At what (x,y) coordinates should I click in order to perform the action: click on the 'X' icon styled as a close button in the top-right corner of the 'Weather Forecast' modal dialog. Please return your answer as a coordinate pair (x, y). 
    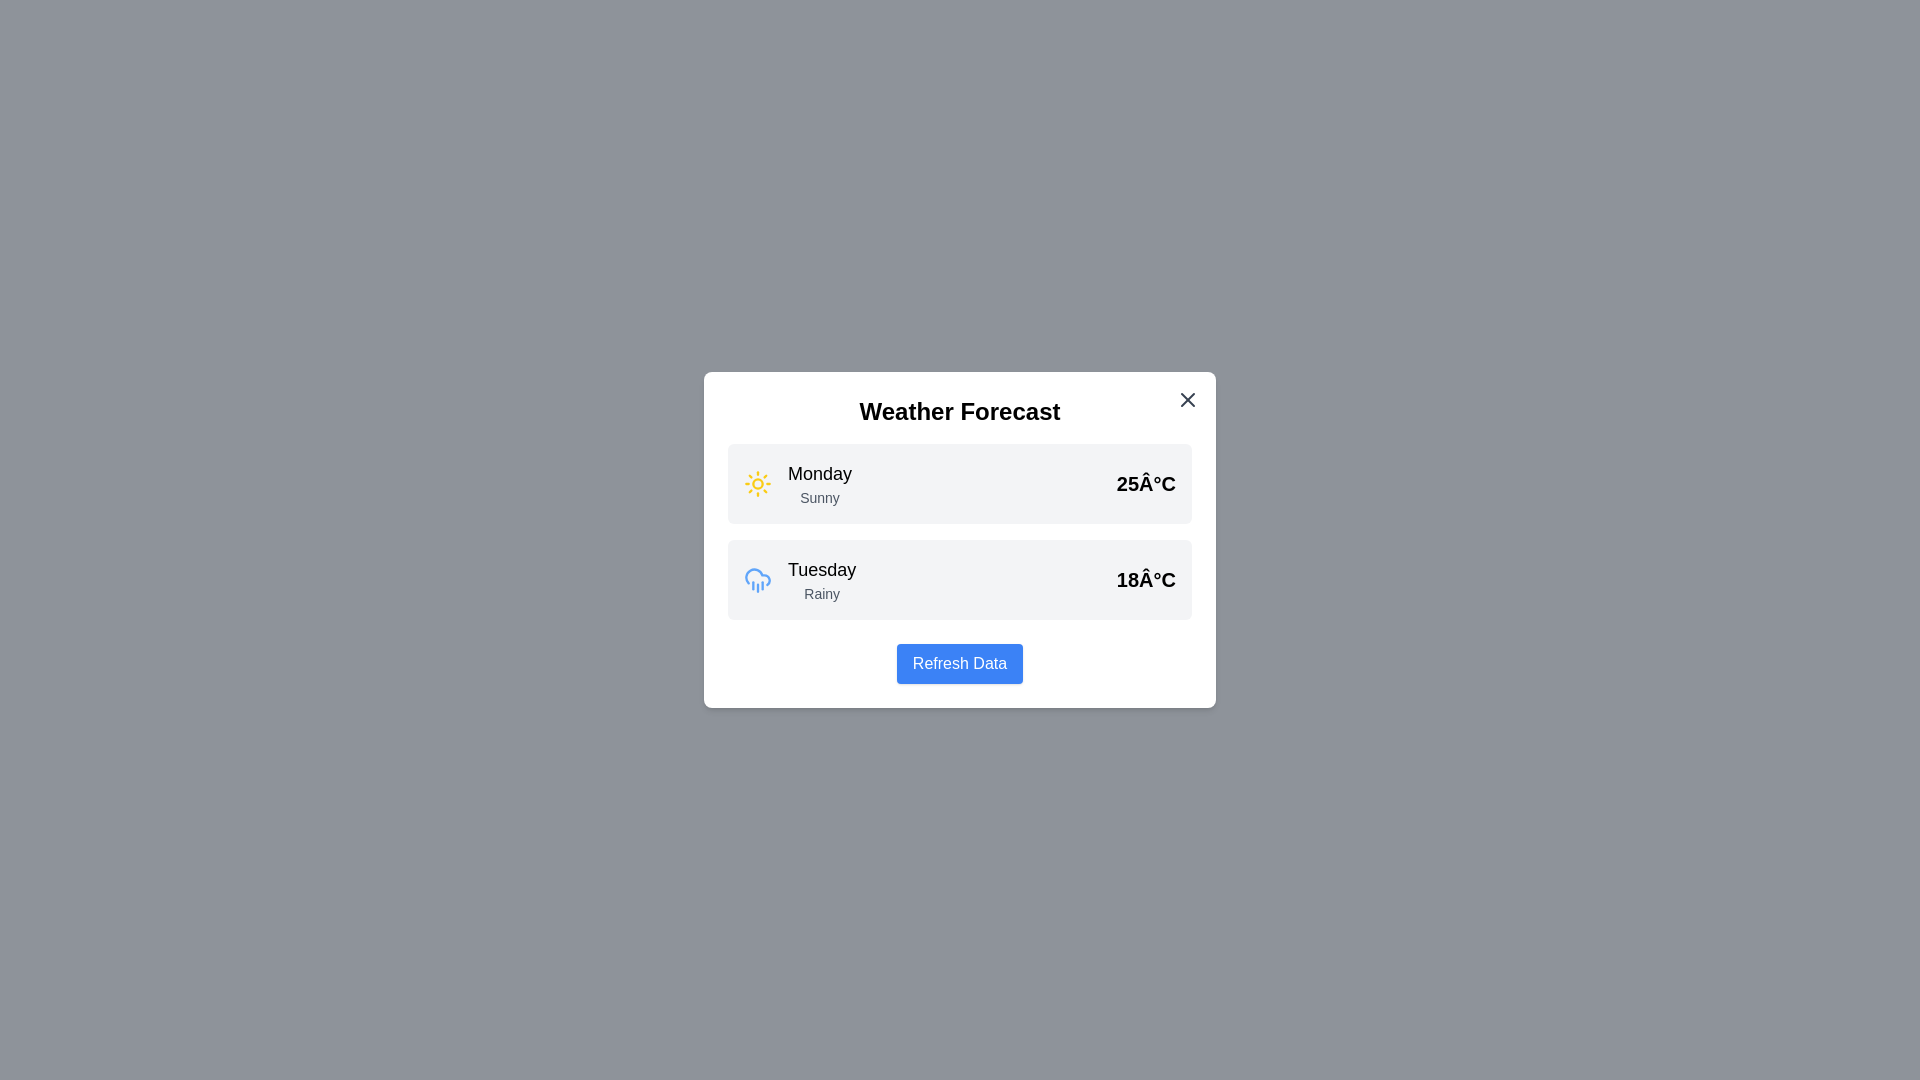
    Looking at the image, I should click on (1188, 400).